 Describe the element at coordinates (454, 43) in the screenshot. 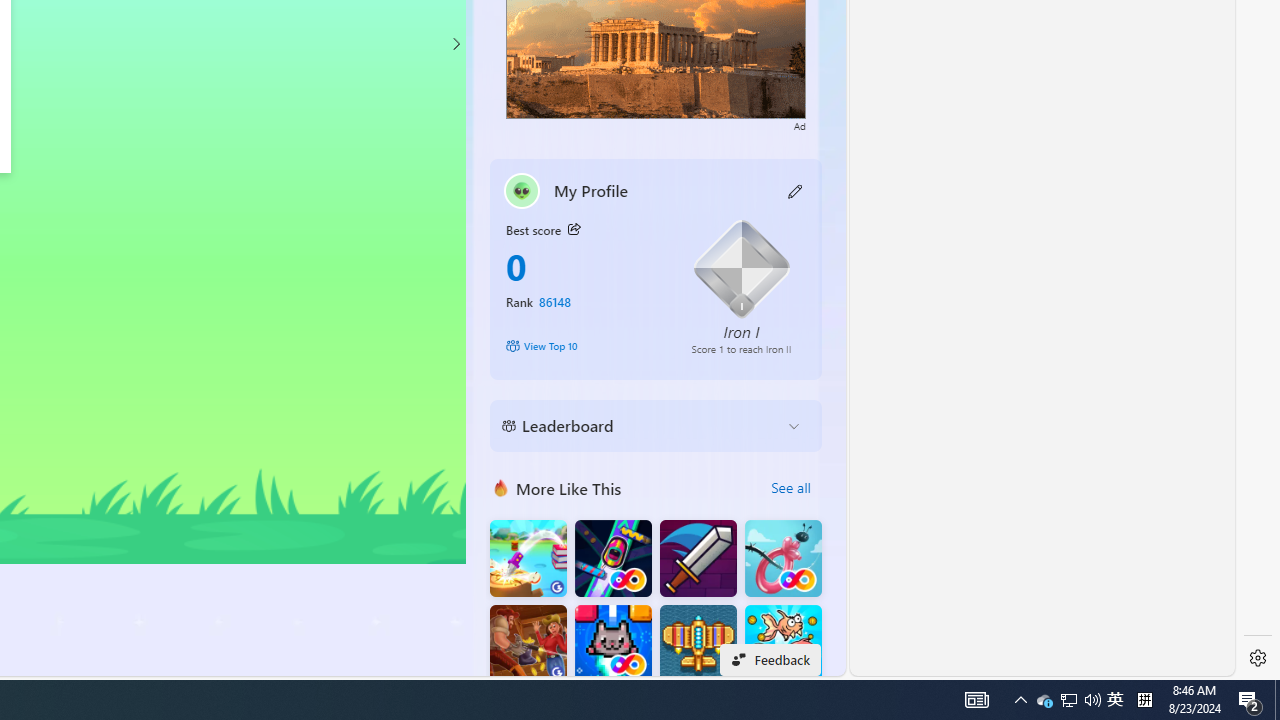

I see `'Class: control'` at that location.